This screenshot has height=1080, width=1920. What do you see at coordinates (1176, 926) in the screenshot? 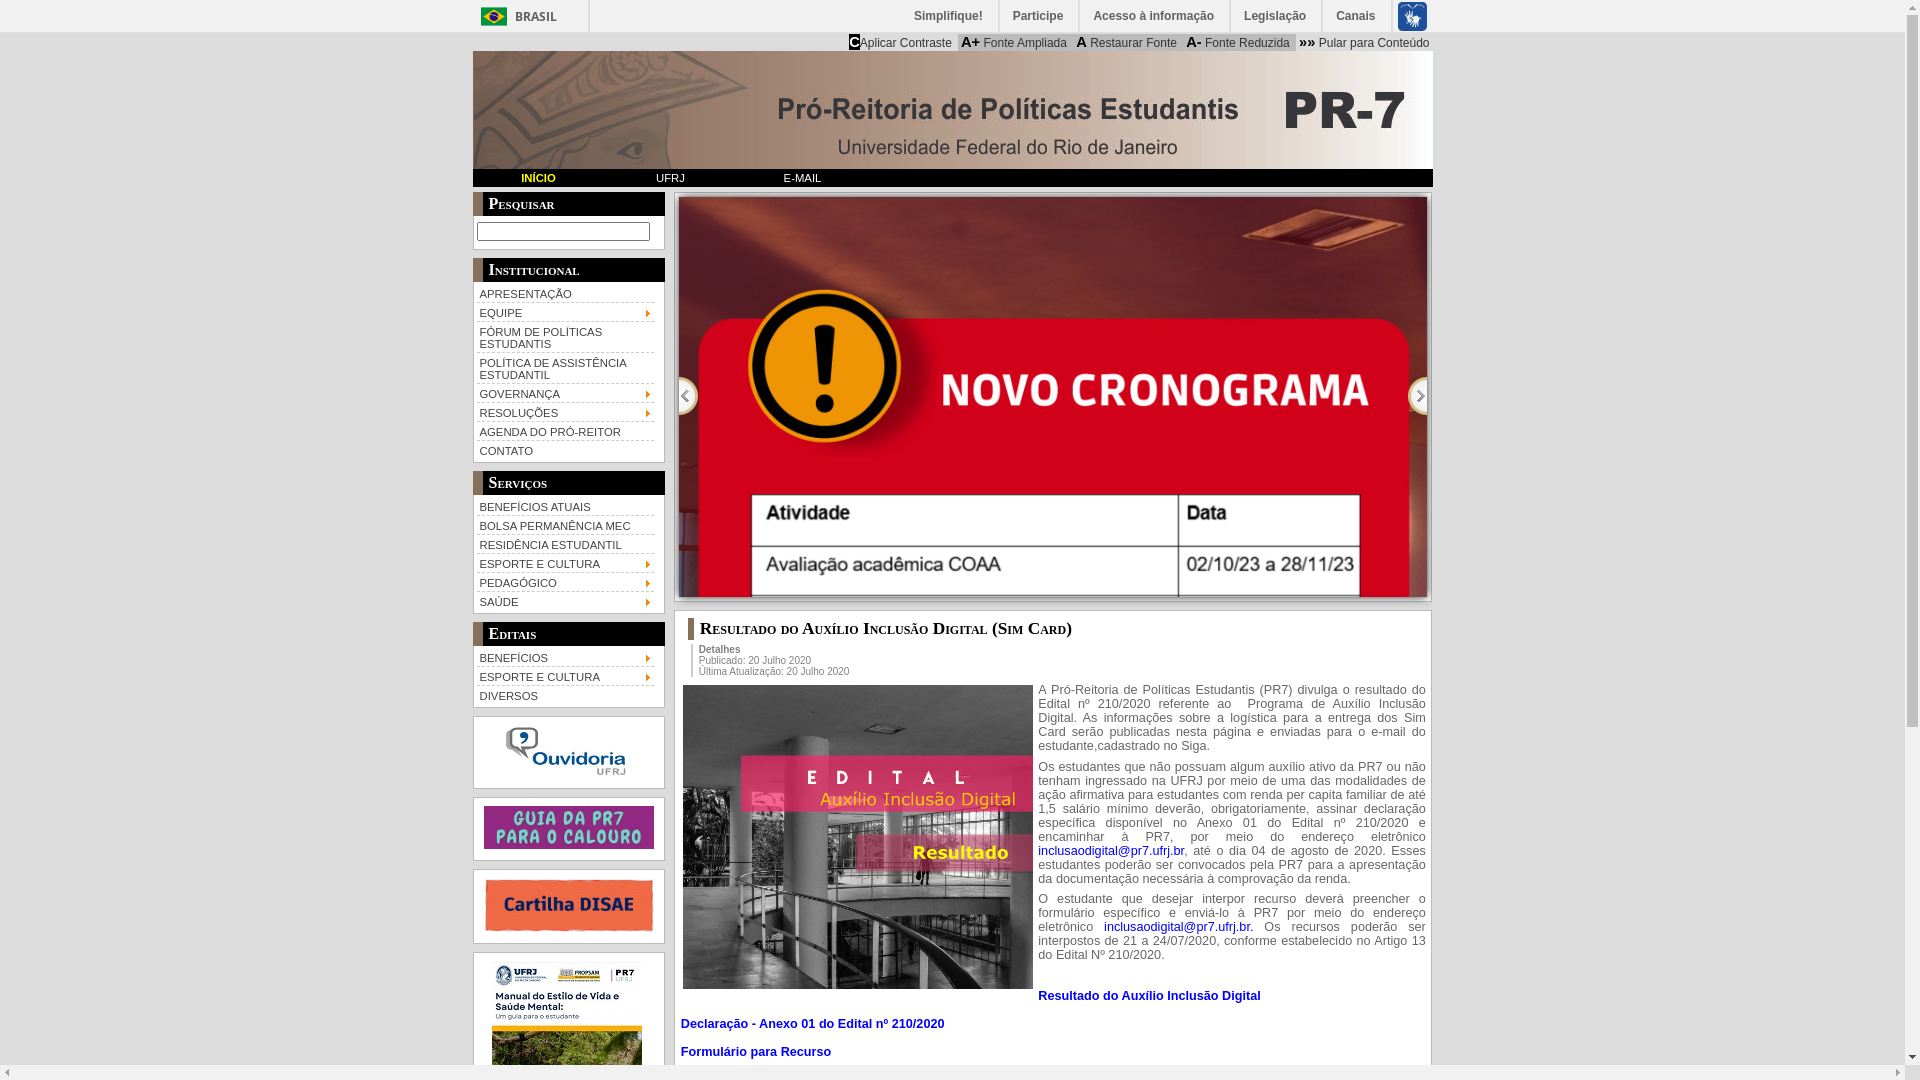
I see `'inclusaodigital@pr7.ufrj.br'` at bounding box center [1176, 926].